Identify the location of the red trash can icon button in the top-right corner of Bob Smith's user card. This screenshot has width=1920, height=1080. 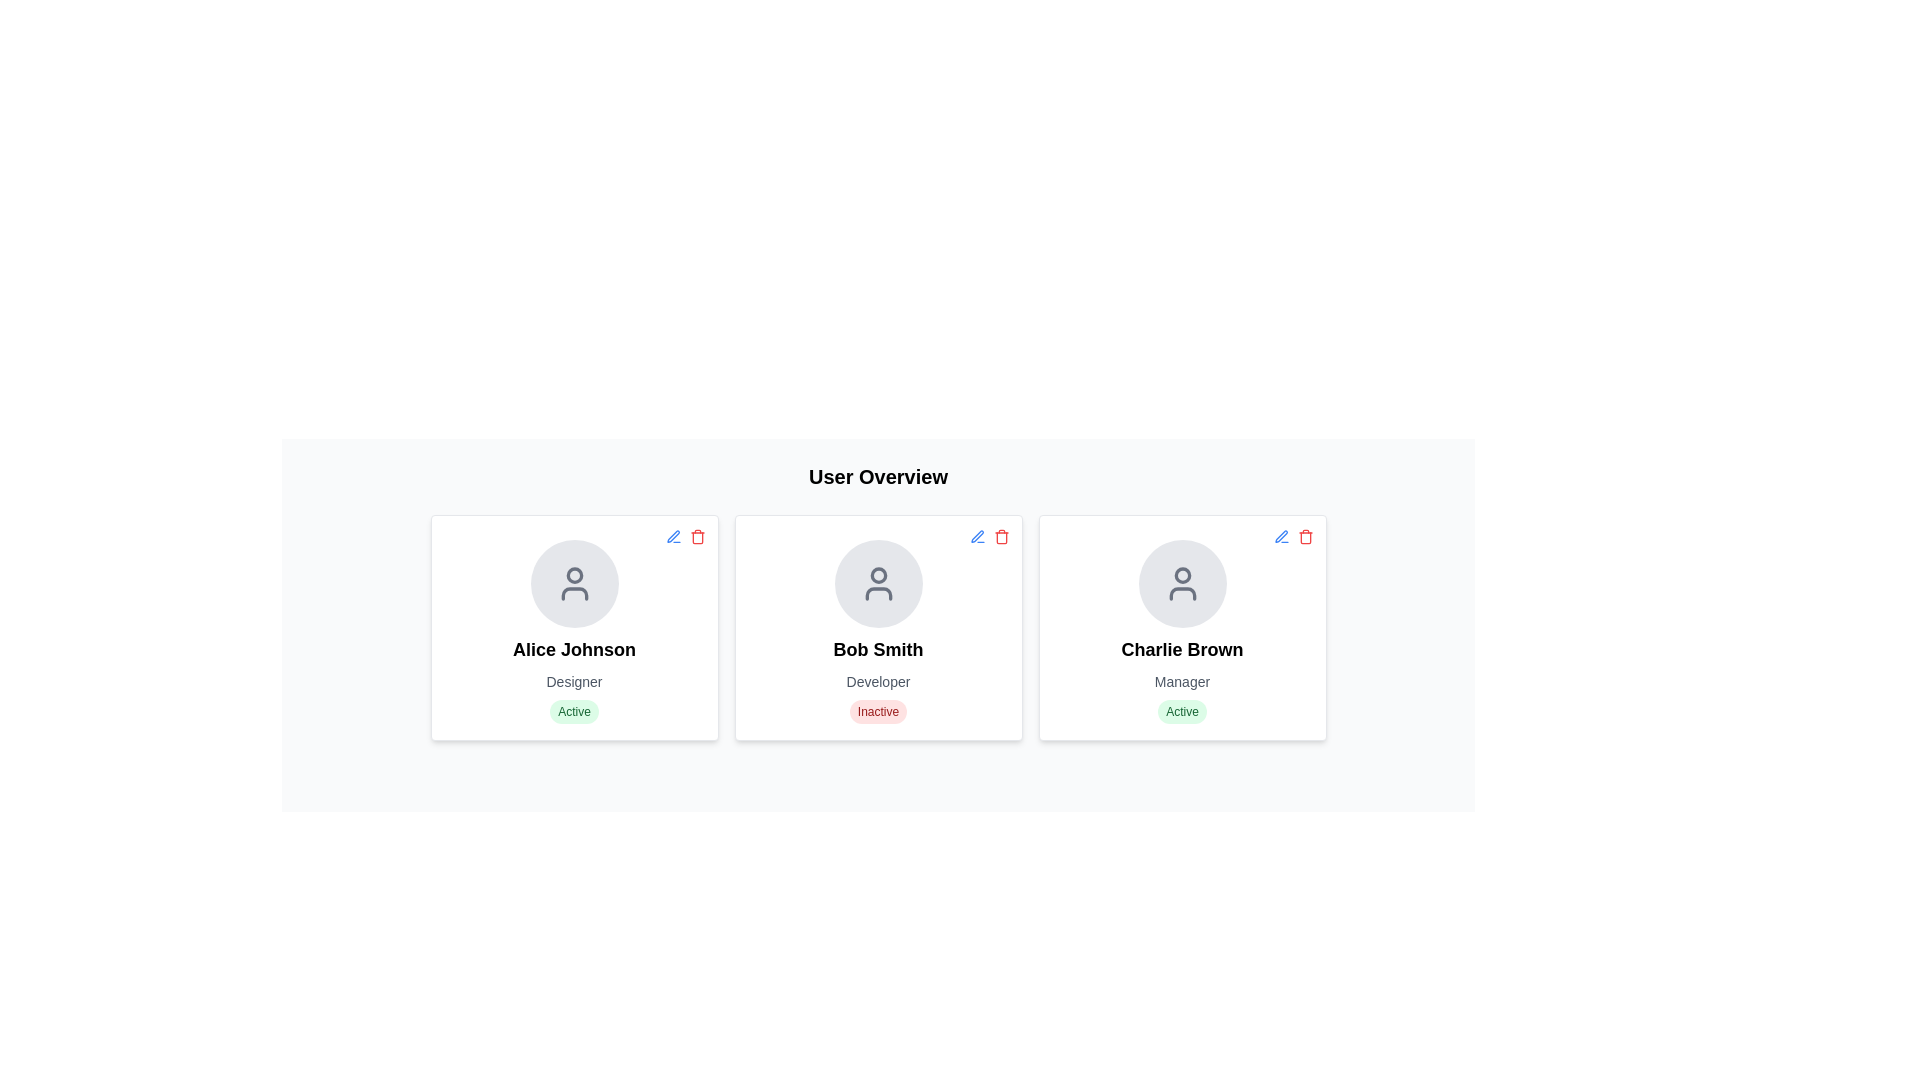
(1001, 535).